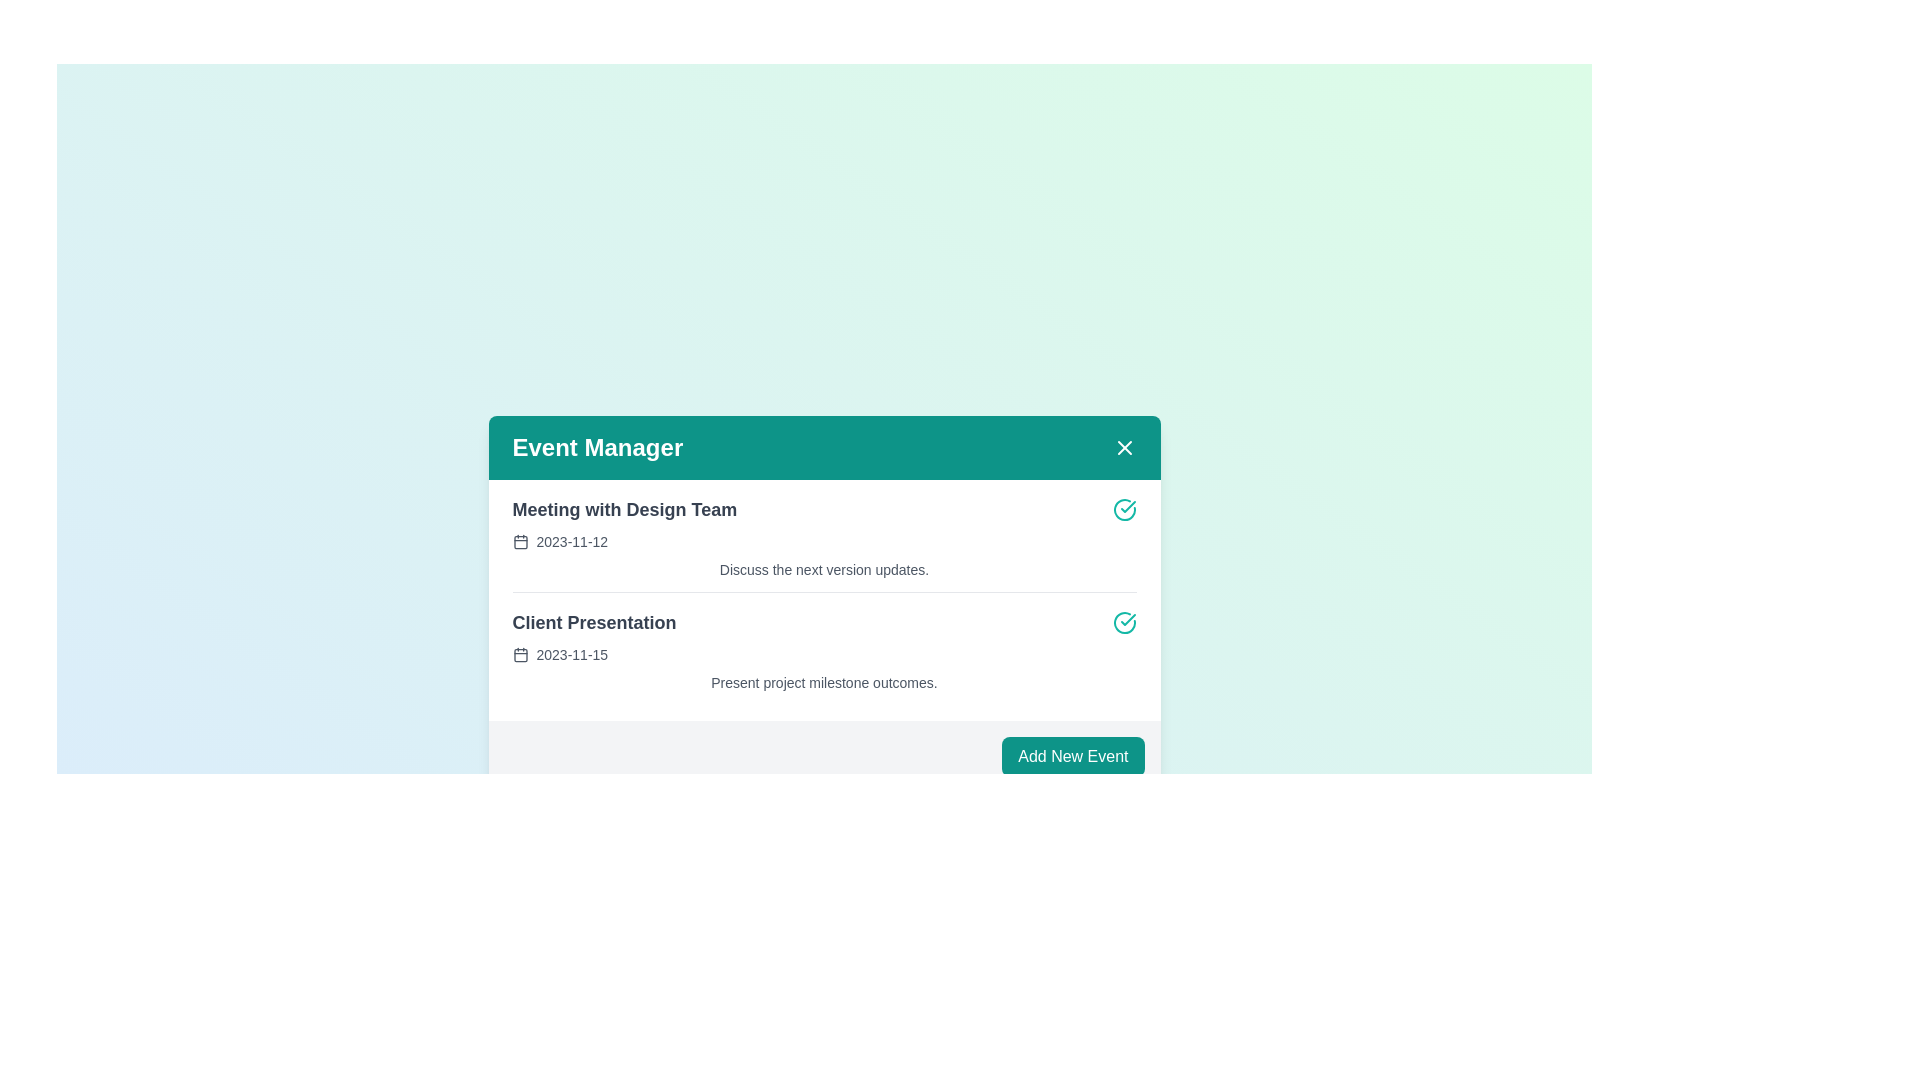  What do you see at coordinates (1072, 756) in the screenshot?
I see `the 'Add New Event' button to initiate adding a new event` at bounding box center [1072, 756].